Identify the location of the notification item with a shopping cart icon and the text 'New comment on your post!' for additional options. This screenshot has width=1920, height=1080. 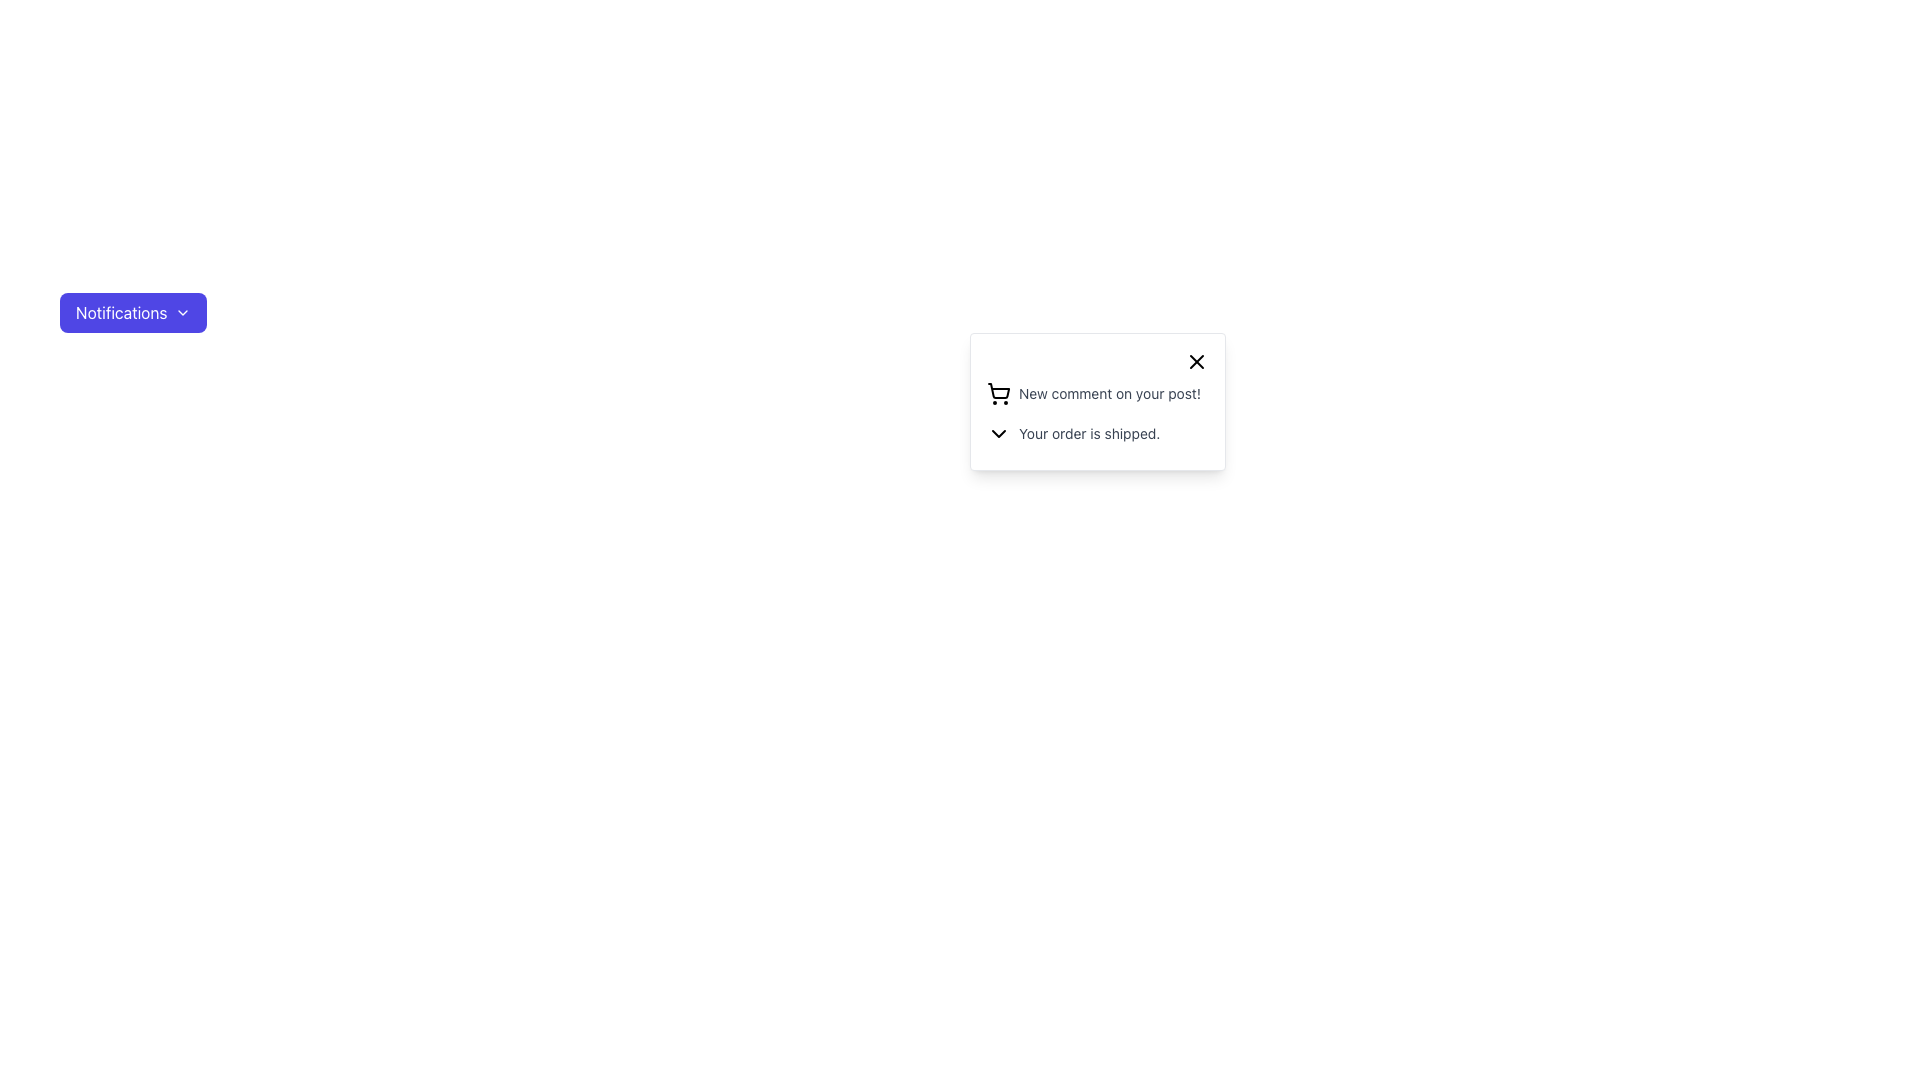
(1097, 393).